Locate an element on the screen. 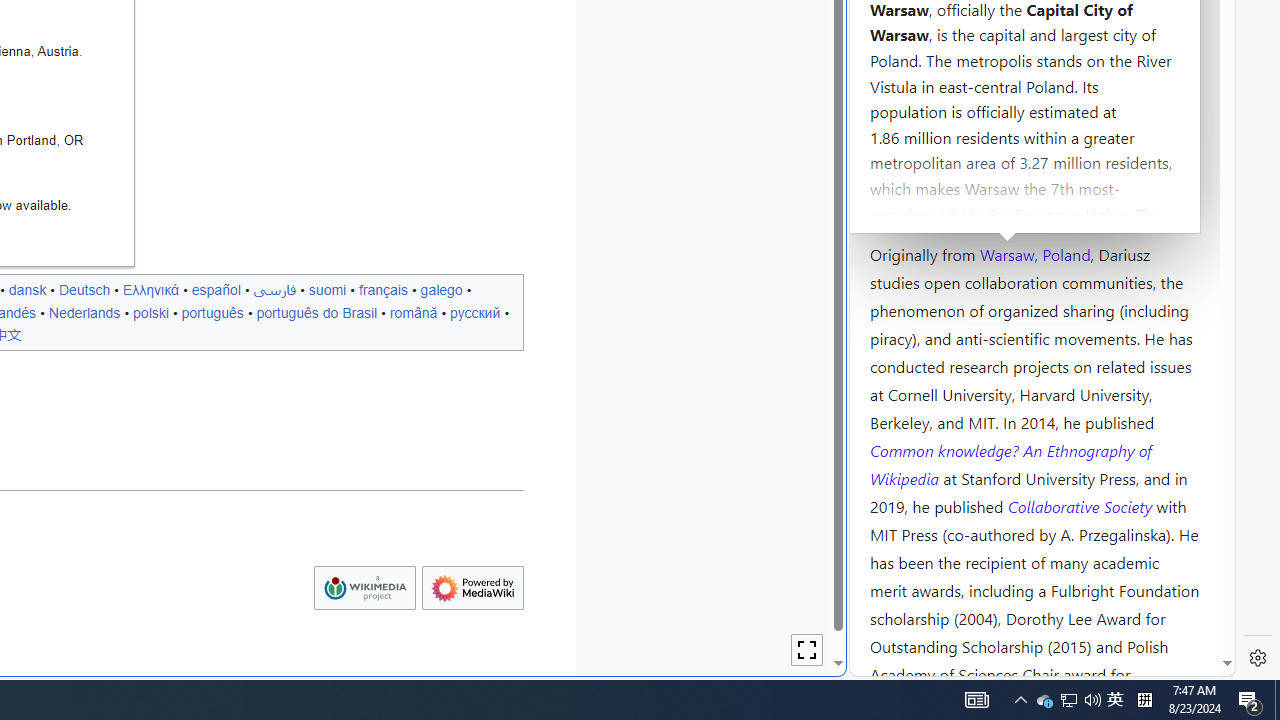  'Common knowledge? An Ethnography of Wikipedia' is located at coordinates (1010, 464).